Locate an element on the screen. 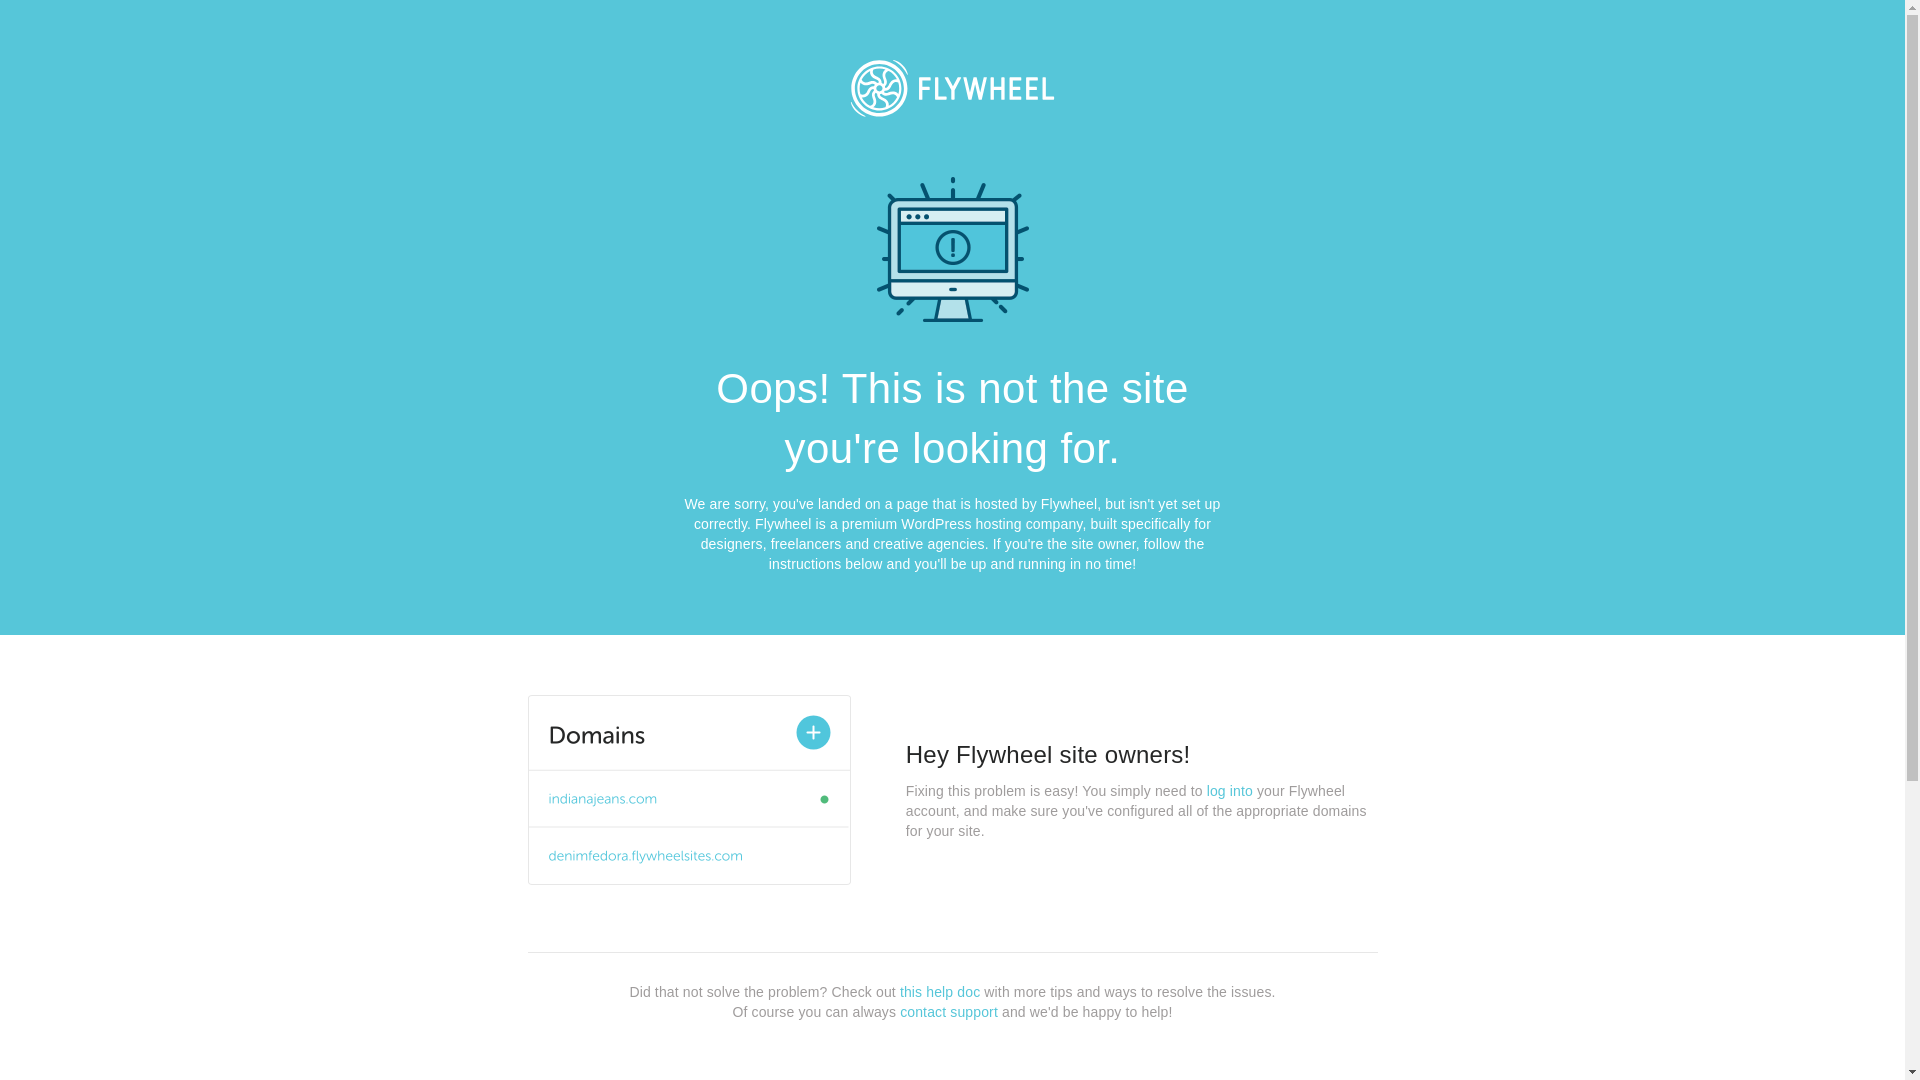 This screenshot has height=1080, width=1920. 'log into' is located at coordinates (1228, 789).